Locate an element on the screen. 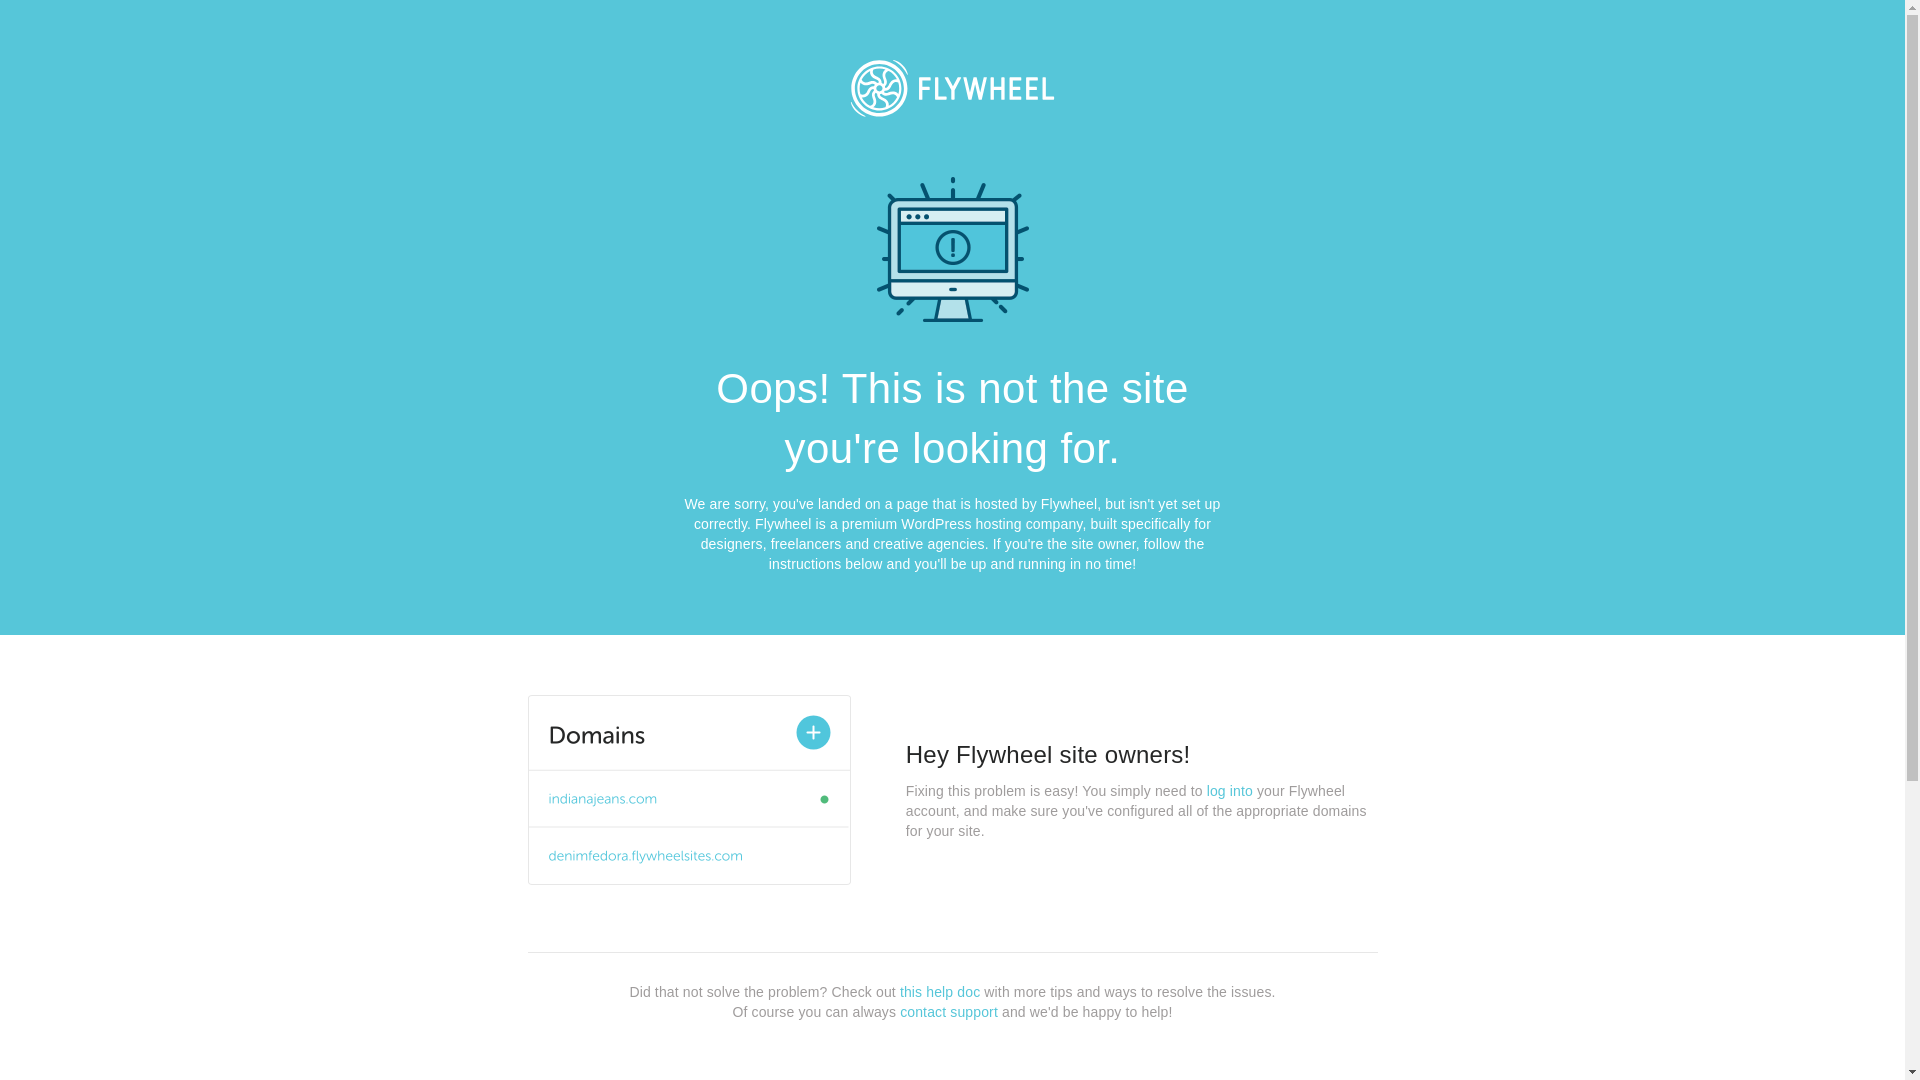 This screenshot has height=1080, width=1920. 'log into' is located at coordinates (1228, 789).